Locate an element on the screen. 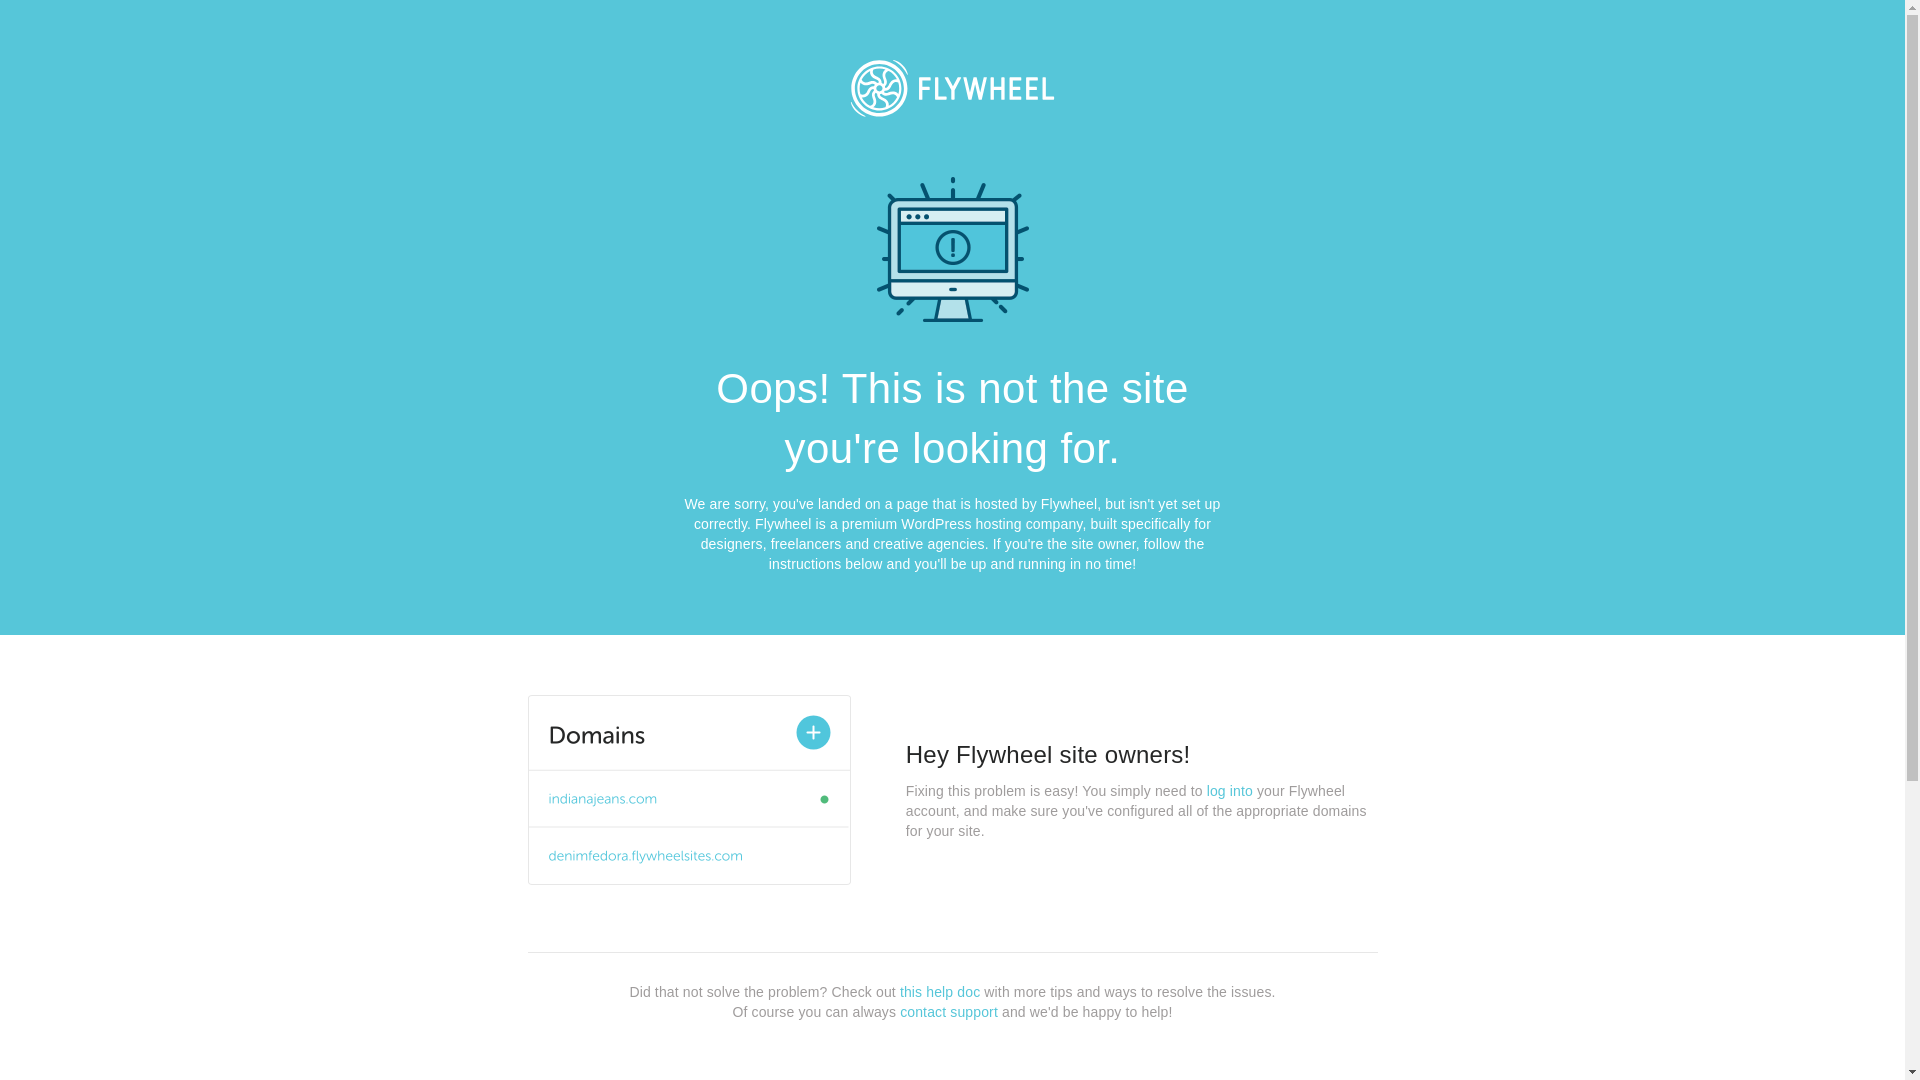 This screenshot has height=1080, width=1920. 'log into' is located at coordinates (1228, 789).